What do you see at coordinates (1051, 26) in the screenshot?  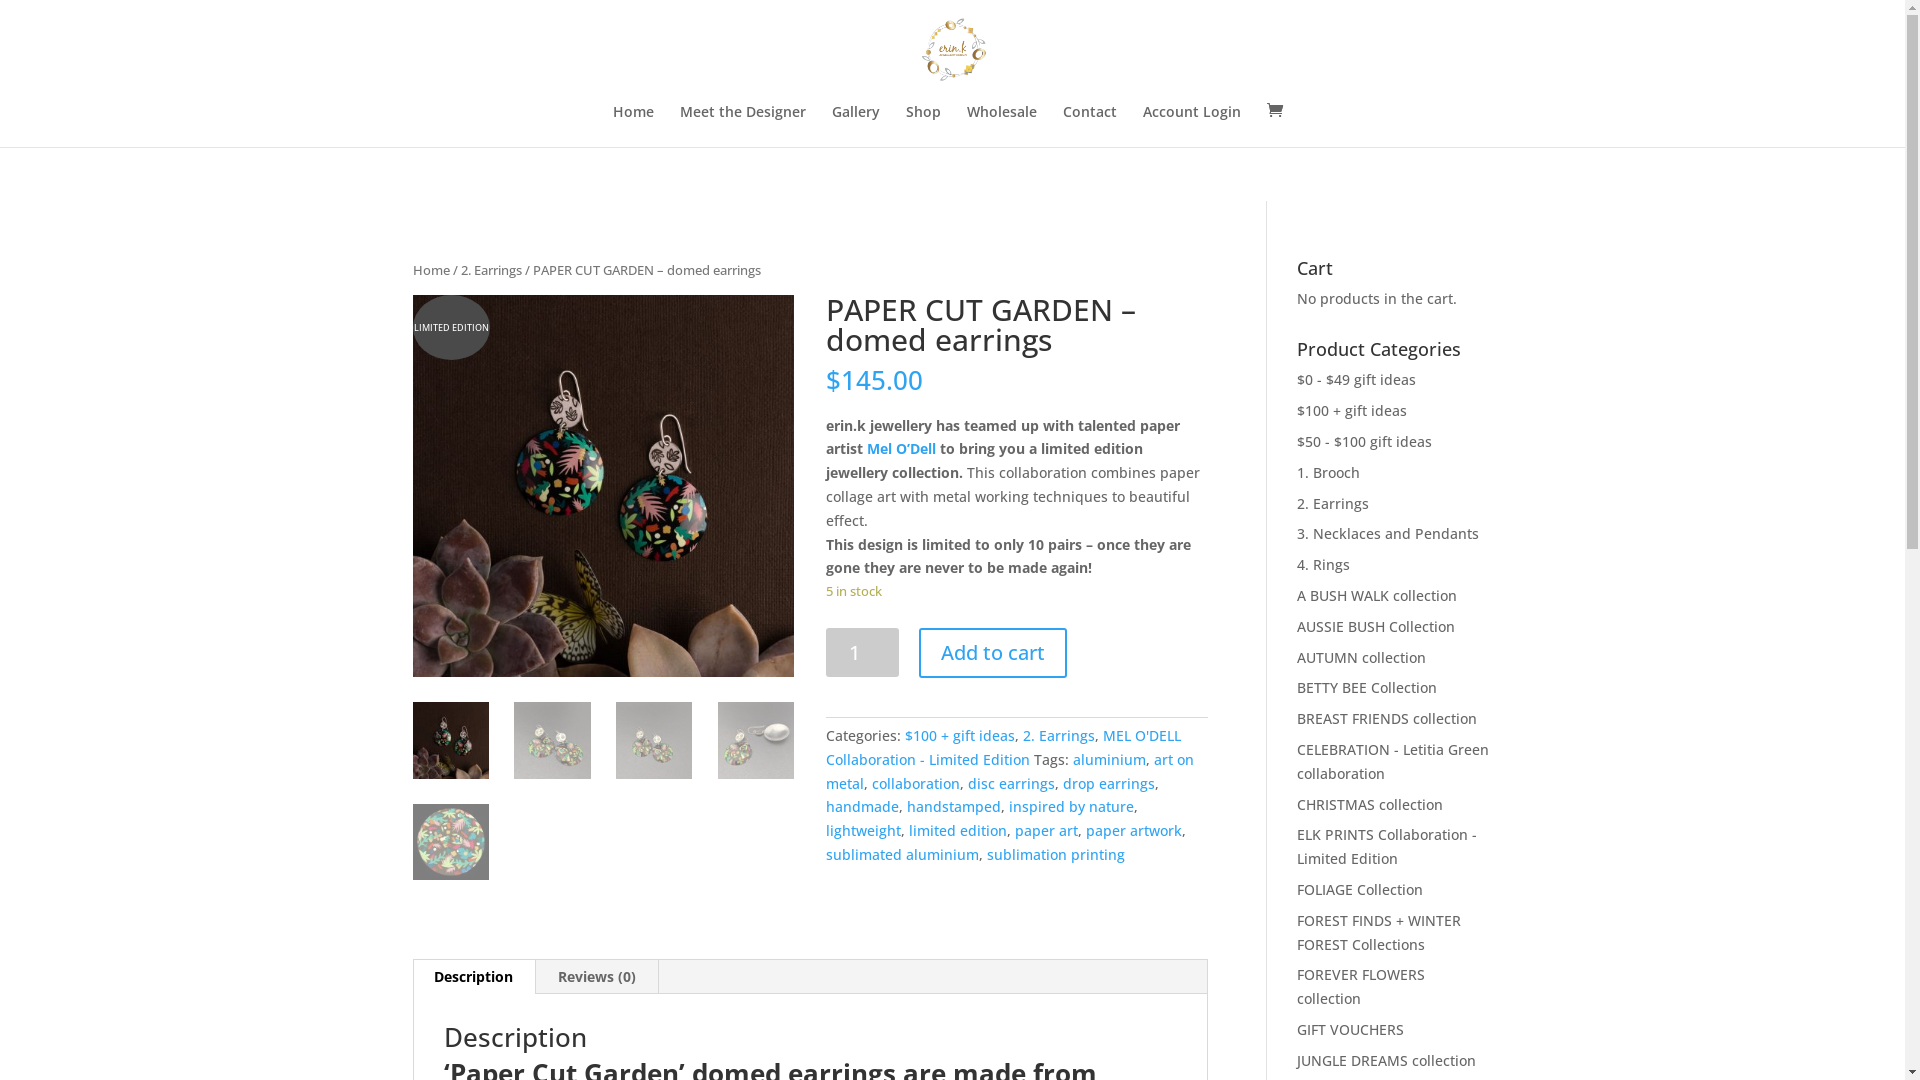 I see `'SHOP NOW'` at bounding box center [1051, 26].